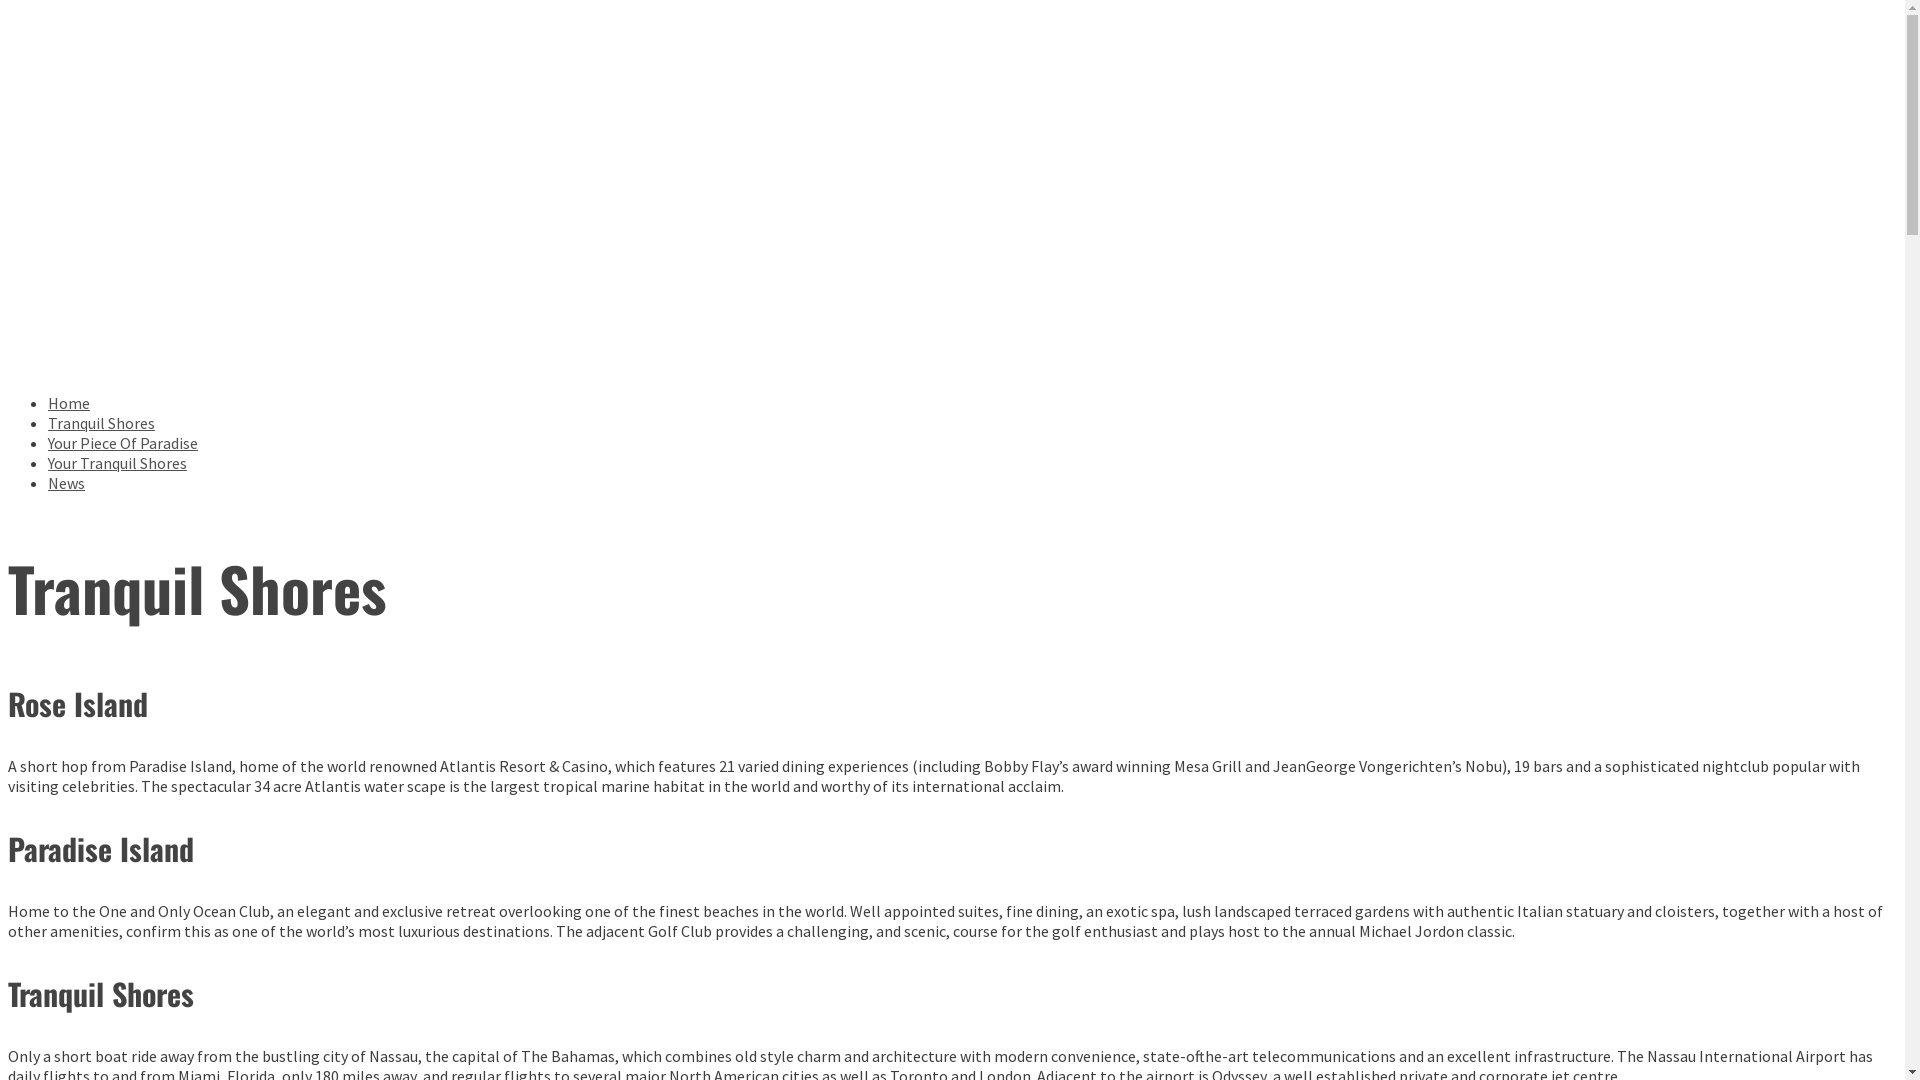 The width and height of the screenshot is (1920, 1080). I want to click on 'News', so click(66, 482).